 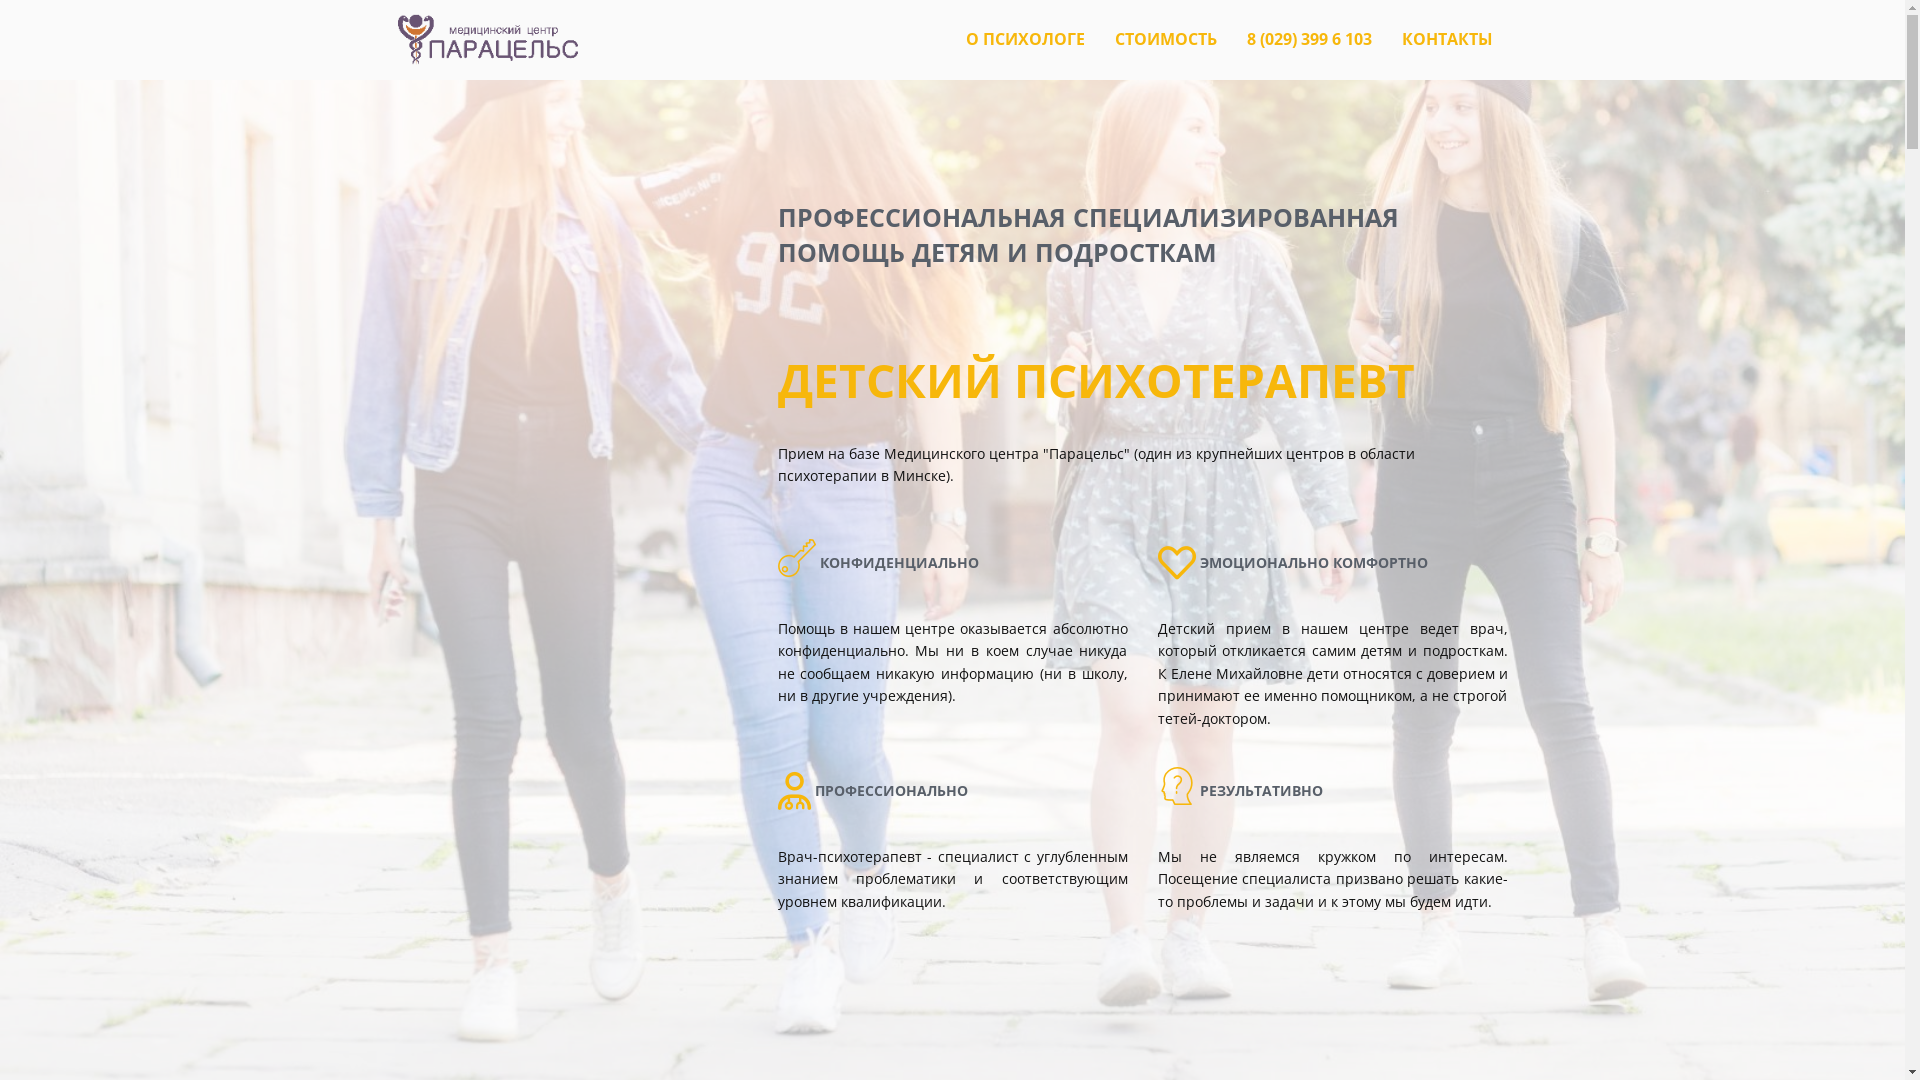 I want to click on '8 (029) 399 6 103', so click(x=1308, y=39).